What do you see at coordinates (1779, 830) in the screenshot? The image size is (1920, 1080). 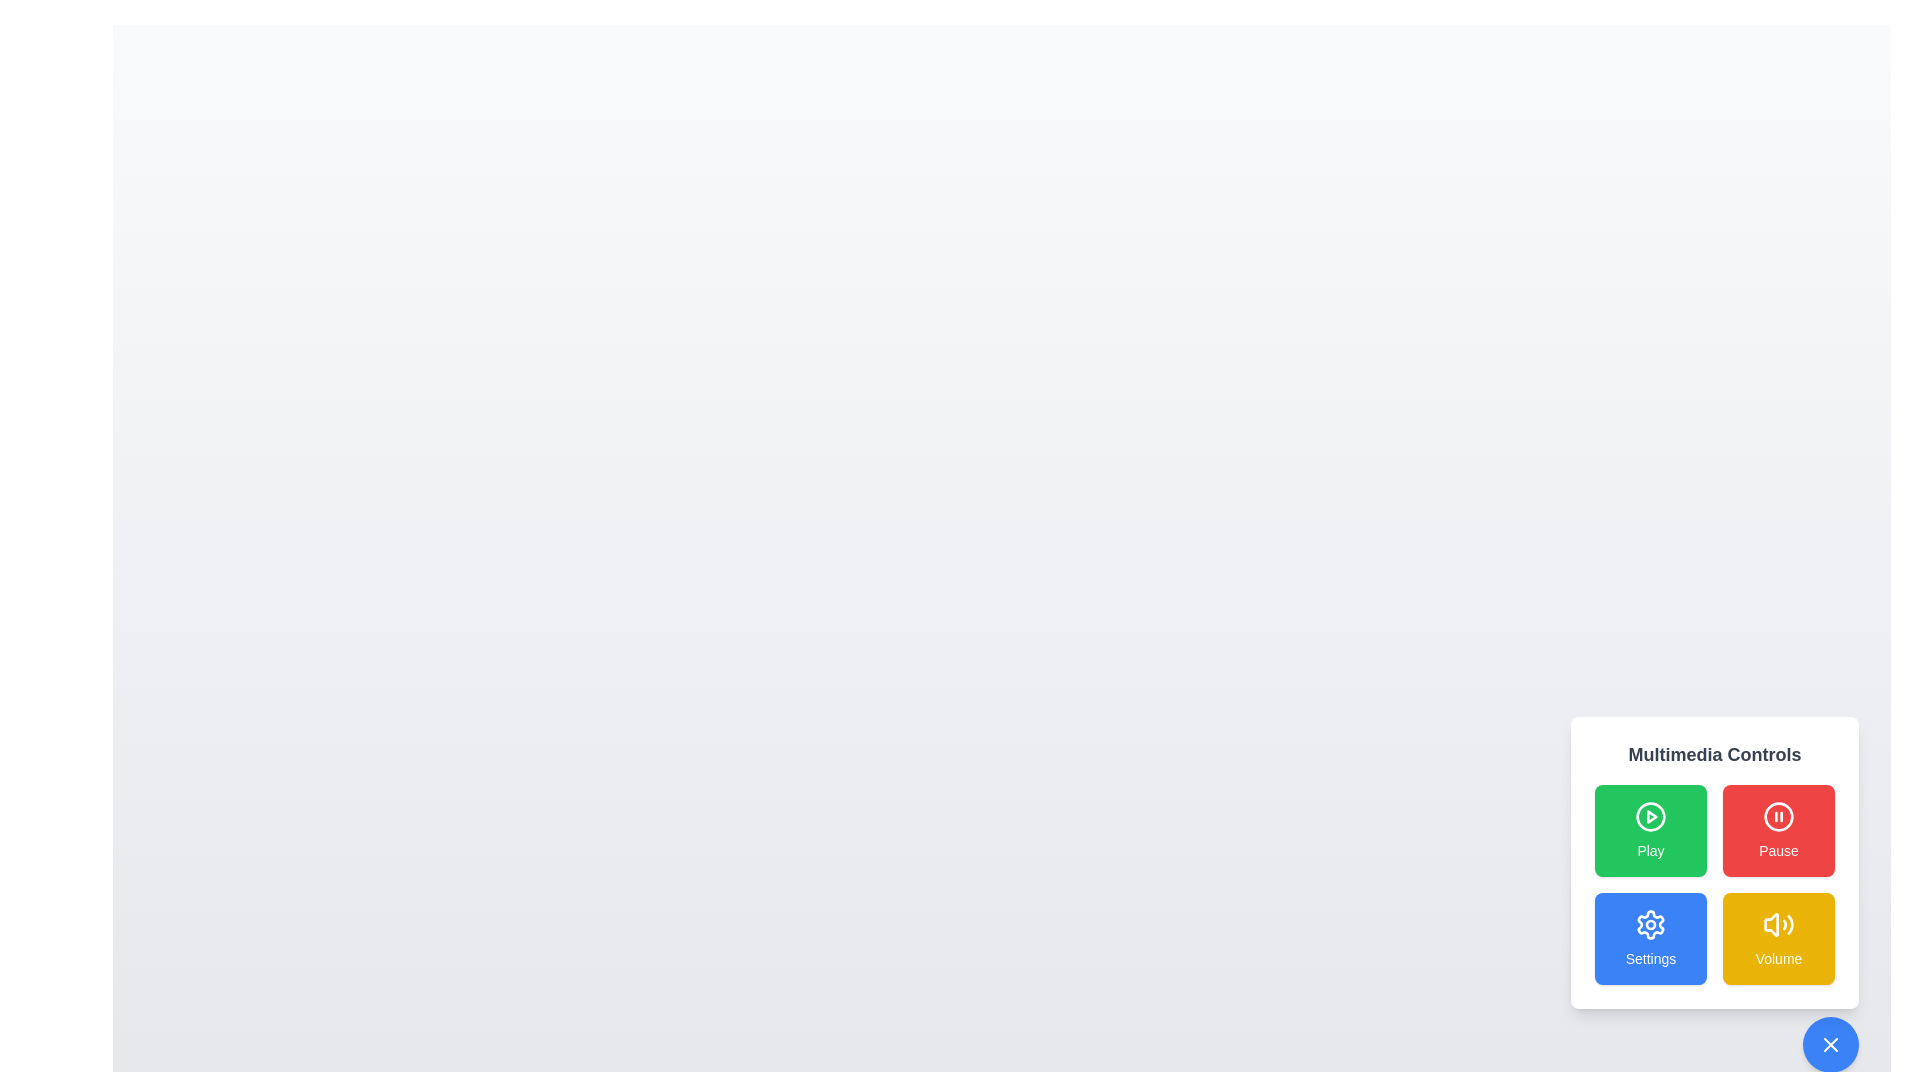 I see `the bright red 'Pause' button with rounded corners, which has a pause icon above the label 'Pause'` at bounding box center [1779, 830].